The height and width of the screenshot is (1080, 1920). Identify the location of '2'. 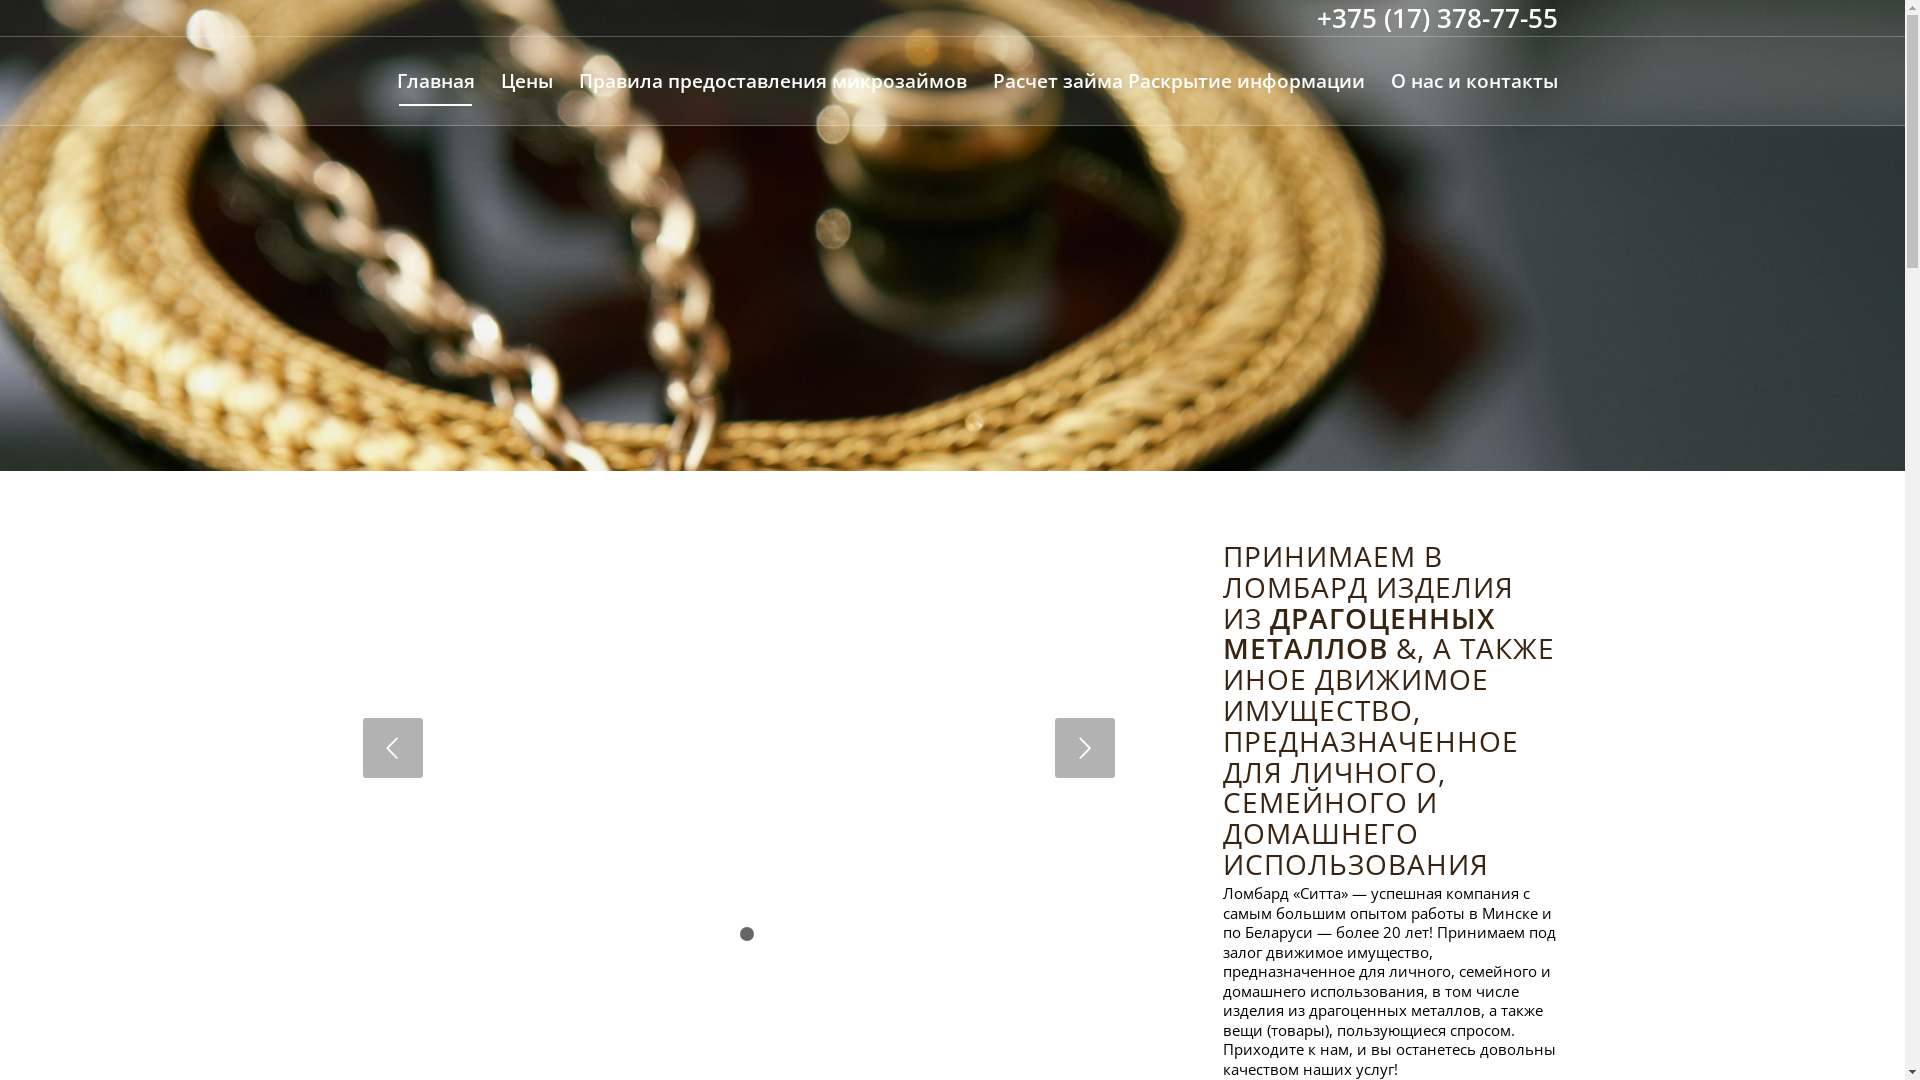
(746, 933).